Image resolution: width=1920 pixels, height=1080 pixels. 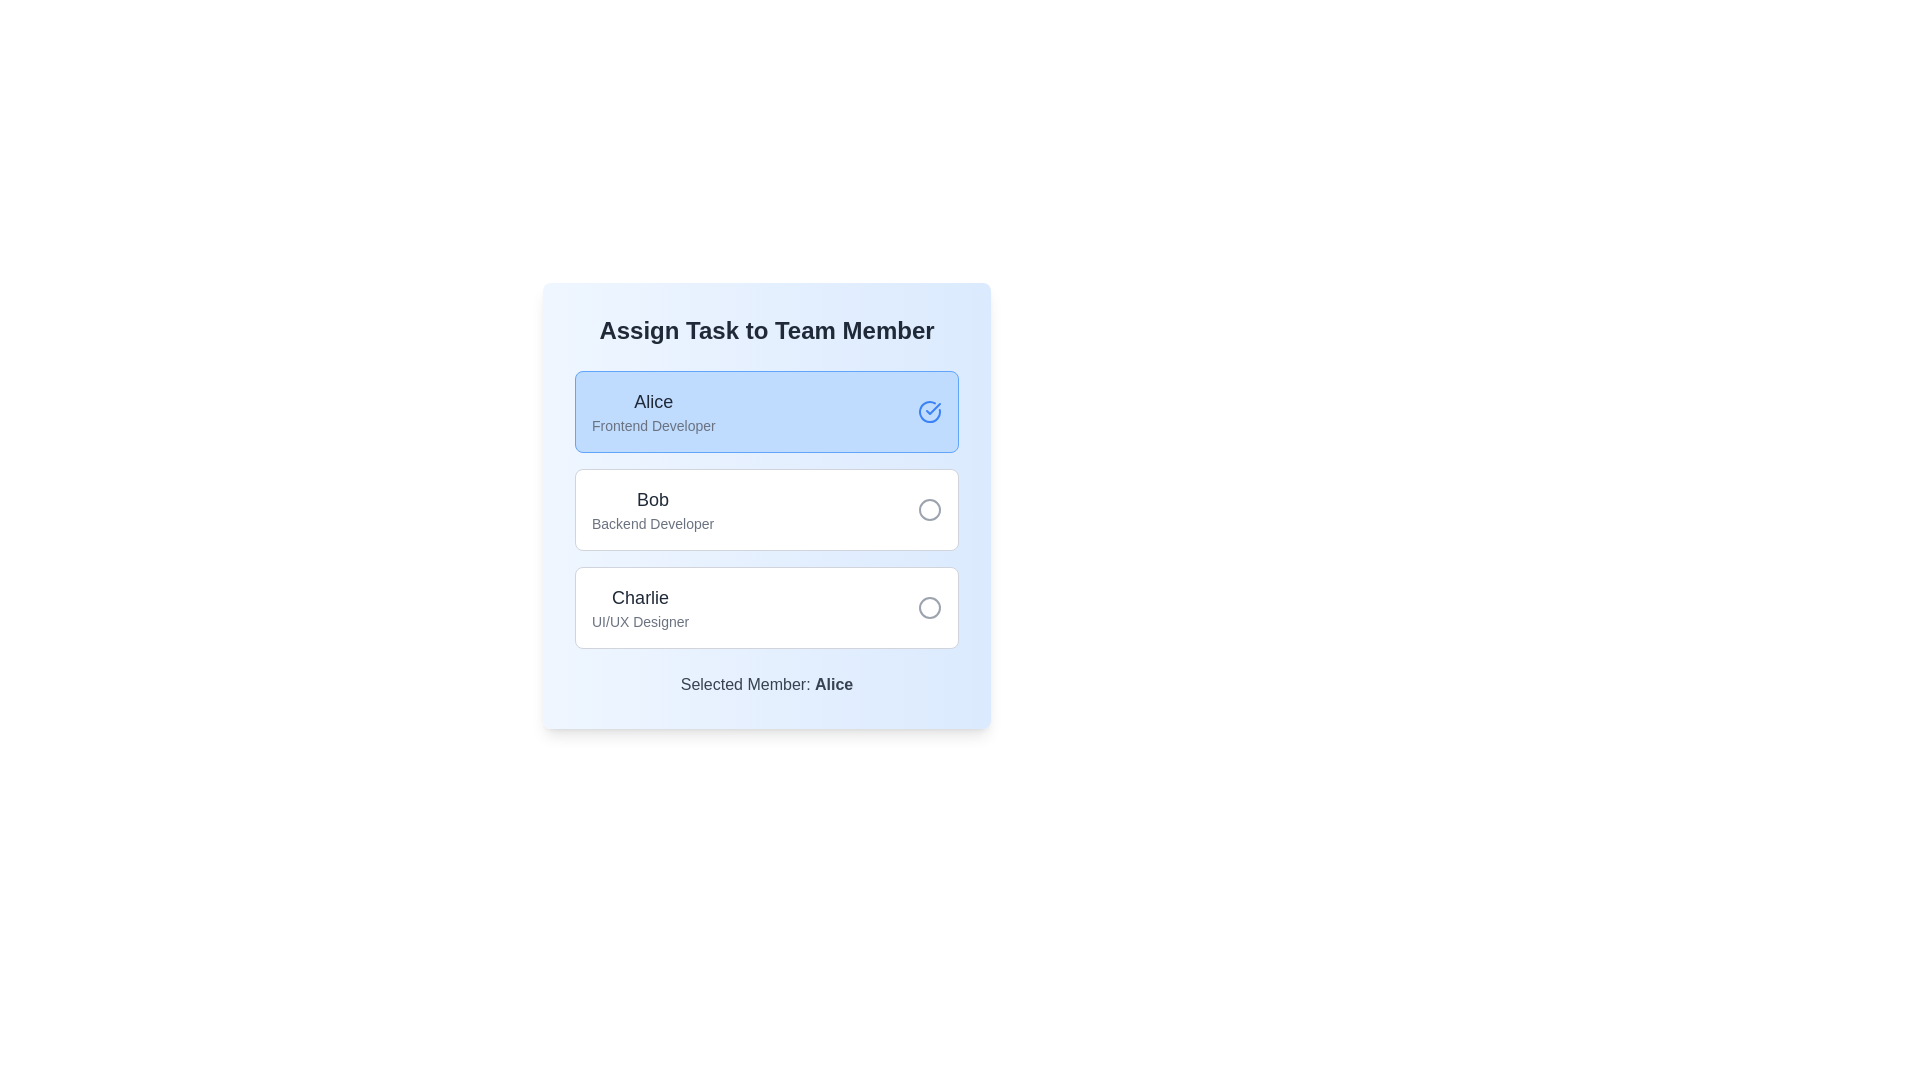 What do you see at coordinates (640, 607) in the screenshot?
I see `multi-line text label representing the selectable option for 'Charlie,' the UI/UX Designer, located in the third position beneath 'Alice' and 'Bob.'` at bounding box center [640, 607].